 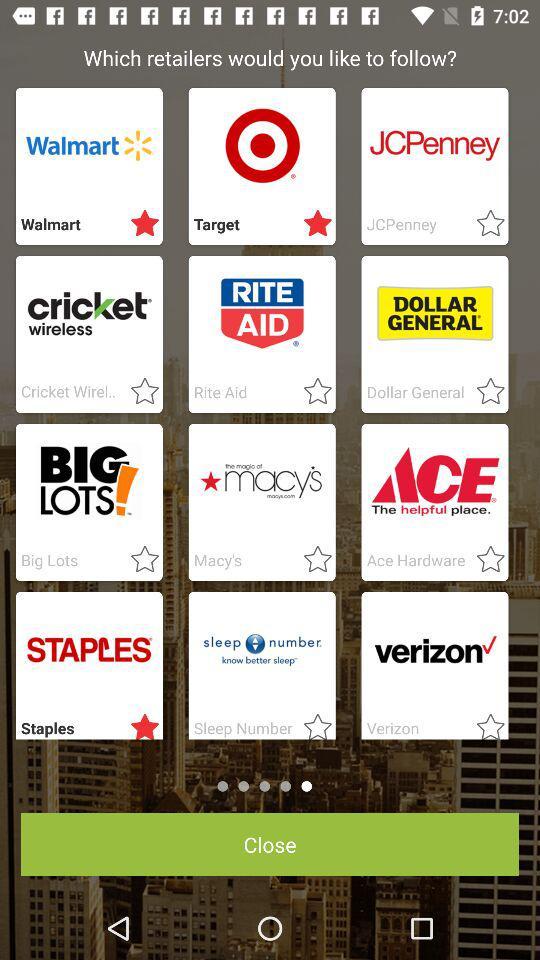 I want to click on adding favorite star icon, so click(x=138, y=391).